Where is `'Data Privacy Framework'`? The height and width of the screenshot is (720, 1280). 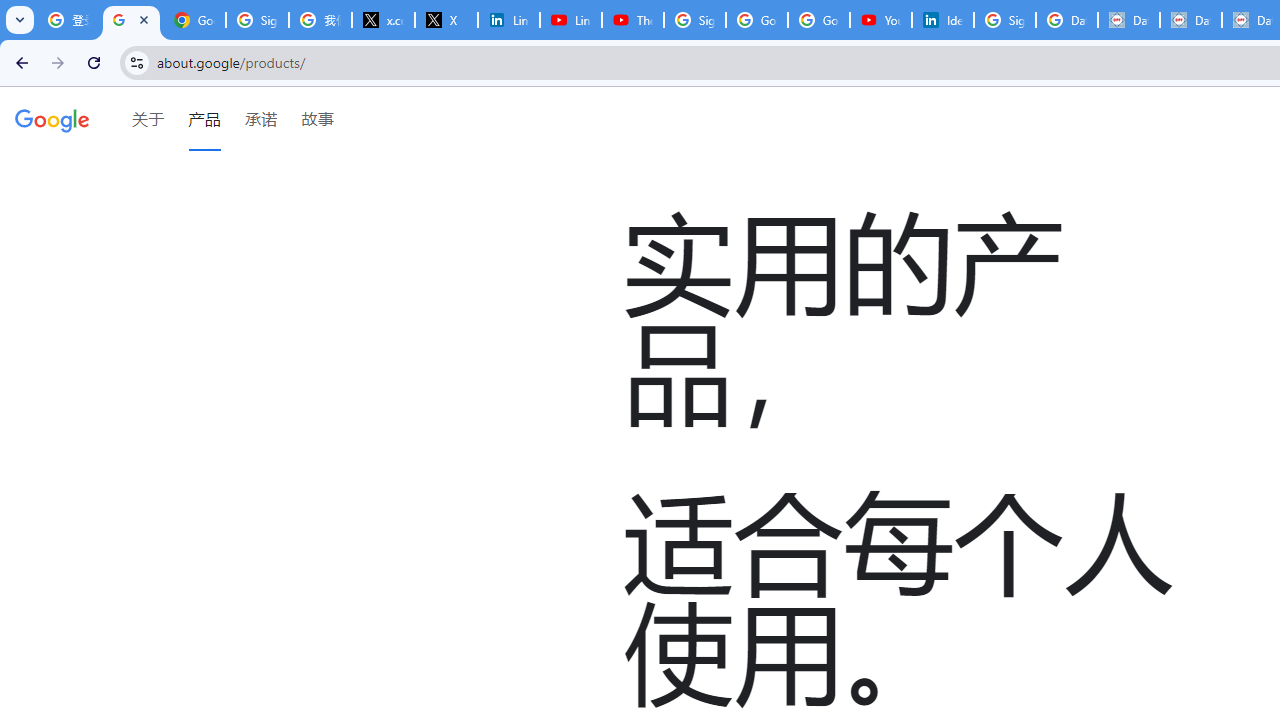
'Data Privacy Framework' is located at coordinates (1128, 20).